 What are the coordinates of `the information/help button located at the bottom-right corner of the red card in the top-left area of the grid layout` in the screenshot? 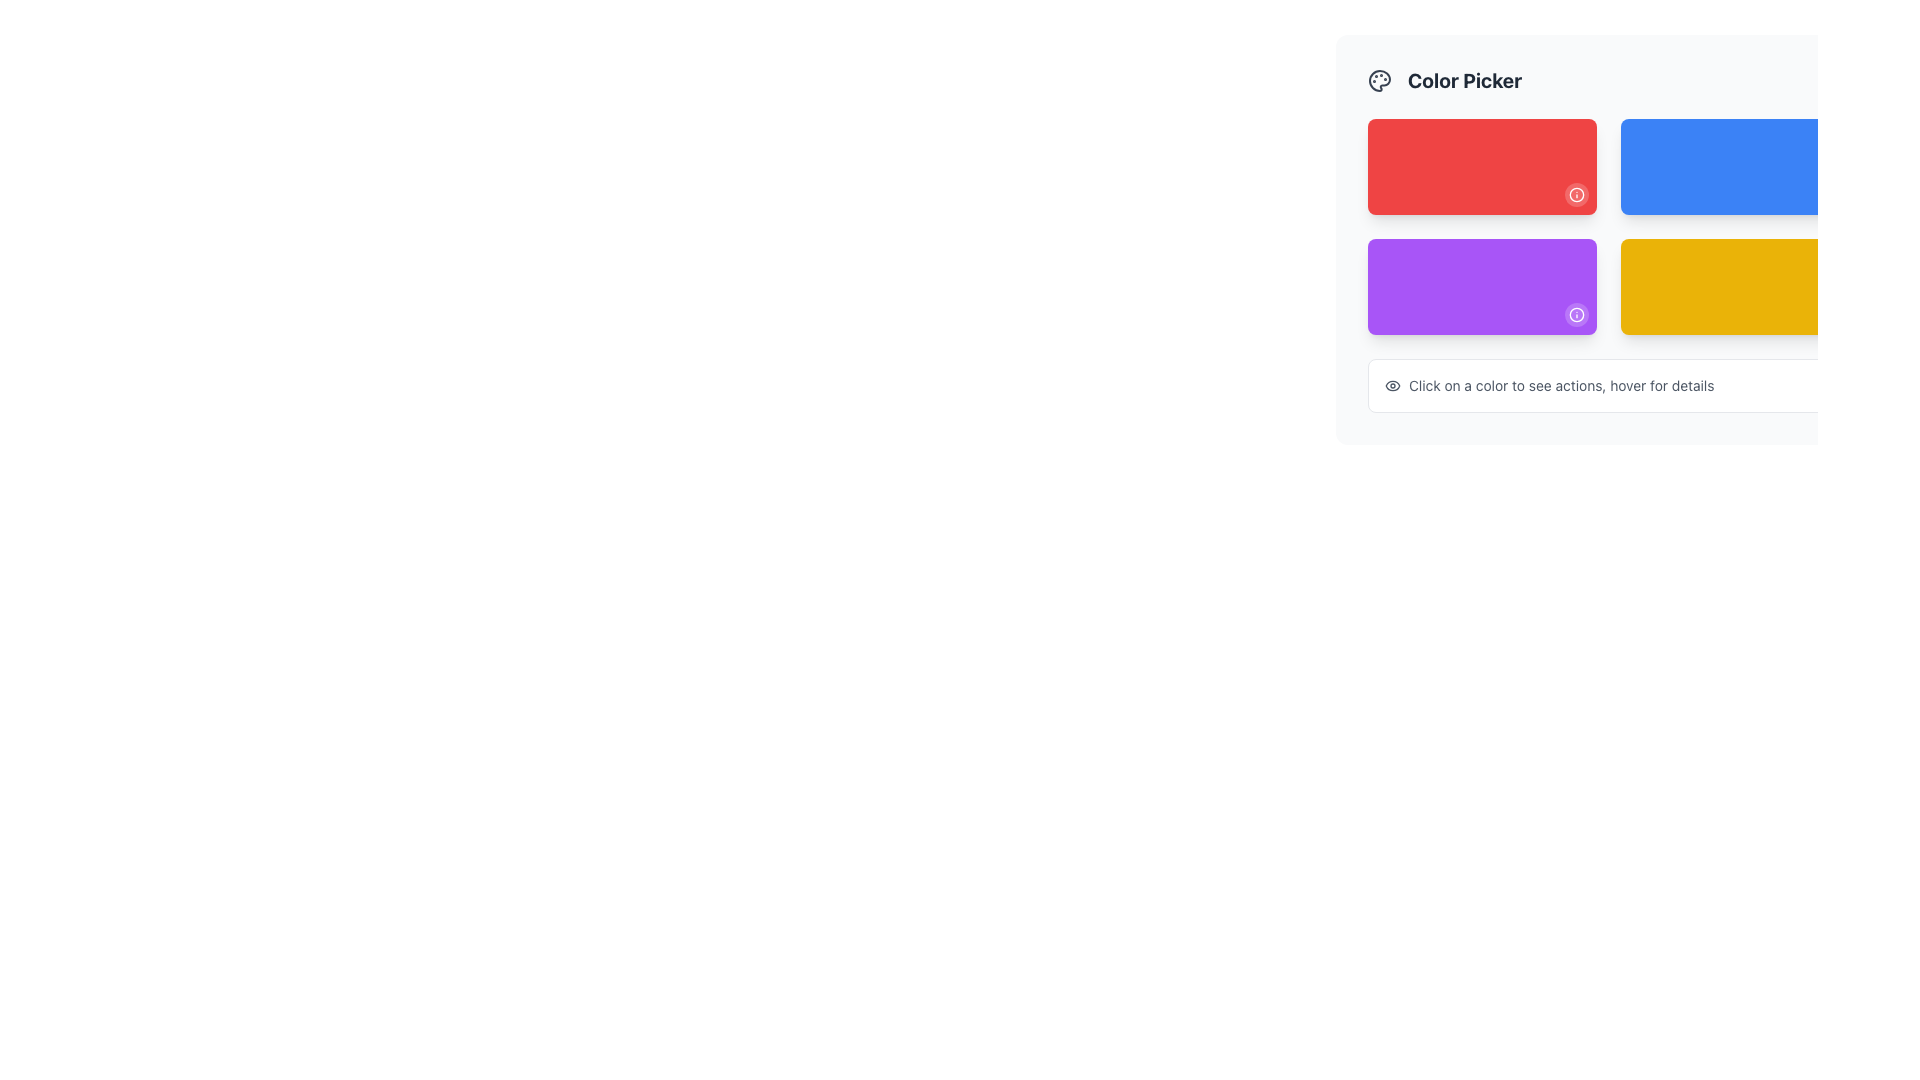 It's located at (1576, 195).